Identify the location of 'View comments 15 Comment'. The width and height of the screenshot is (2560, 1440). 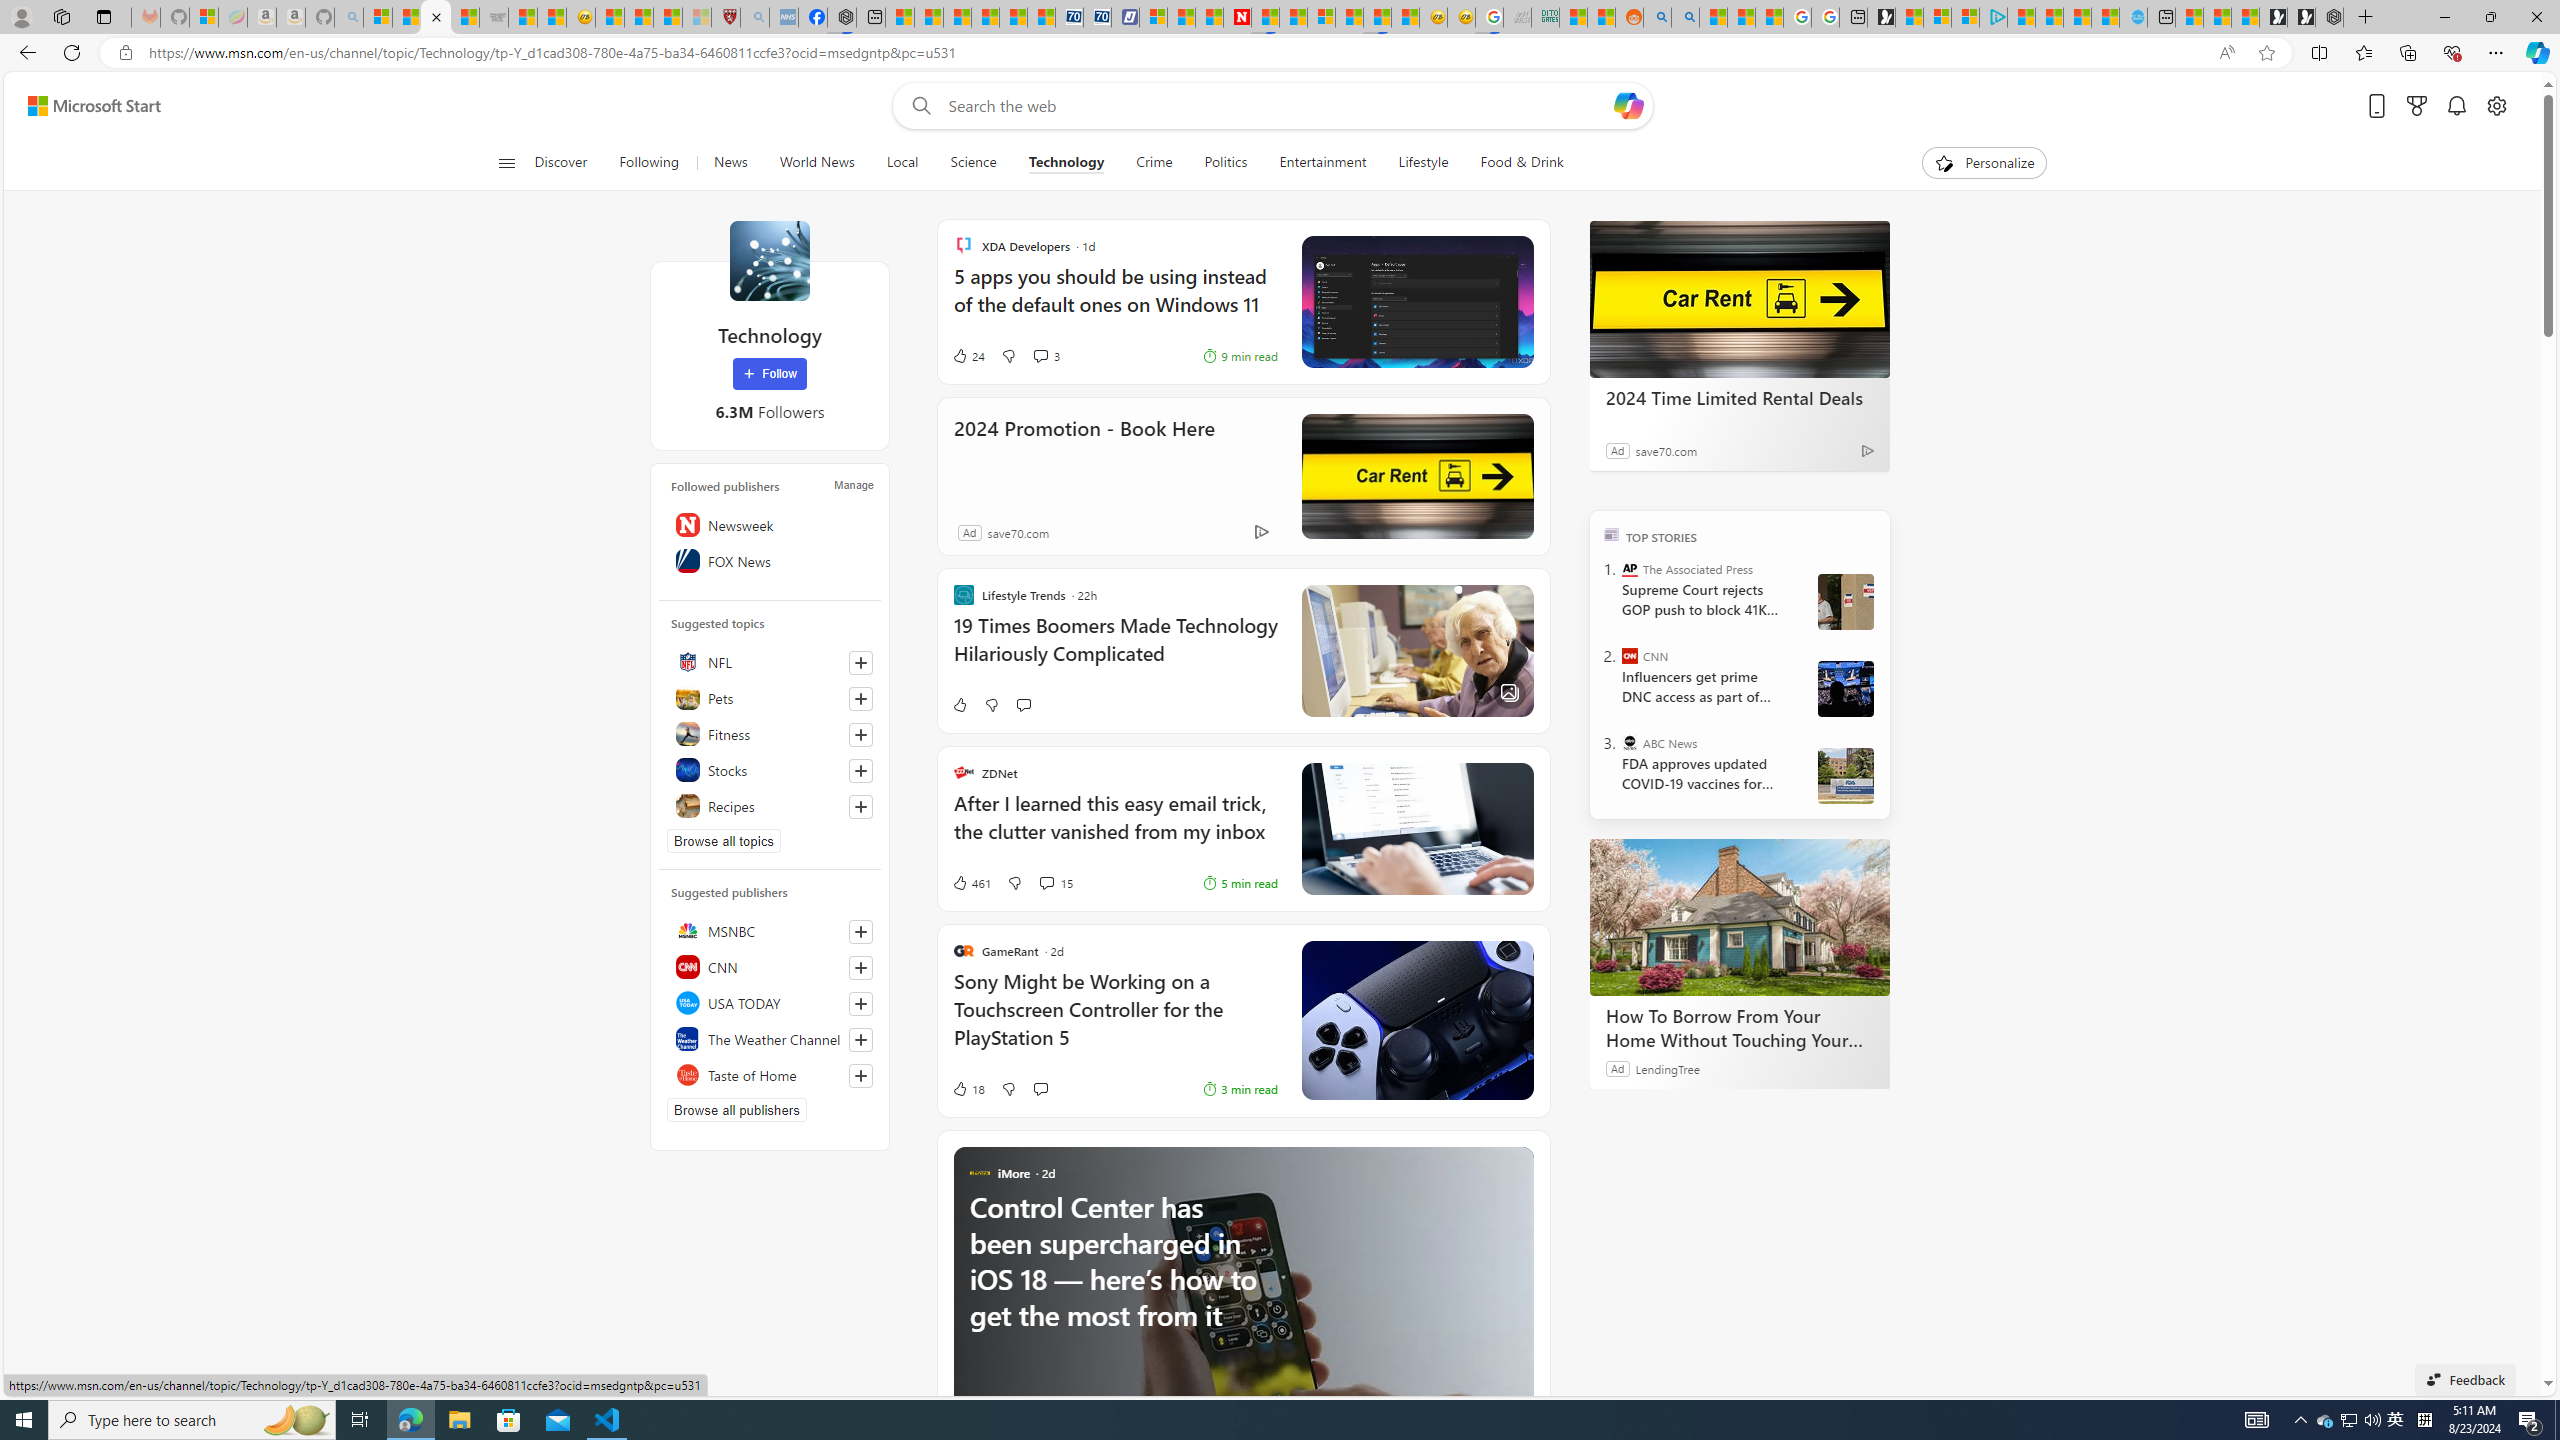
(1044, 882).